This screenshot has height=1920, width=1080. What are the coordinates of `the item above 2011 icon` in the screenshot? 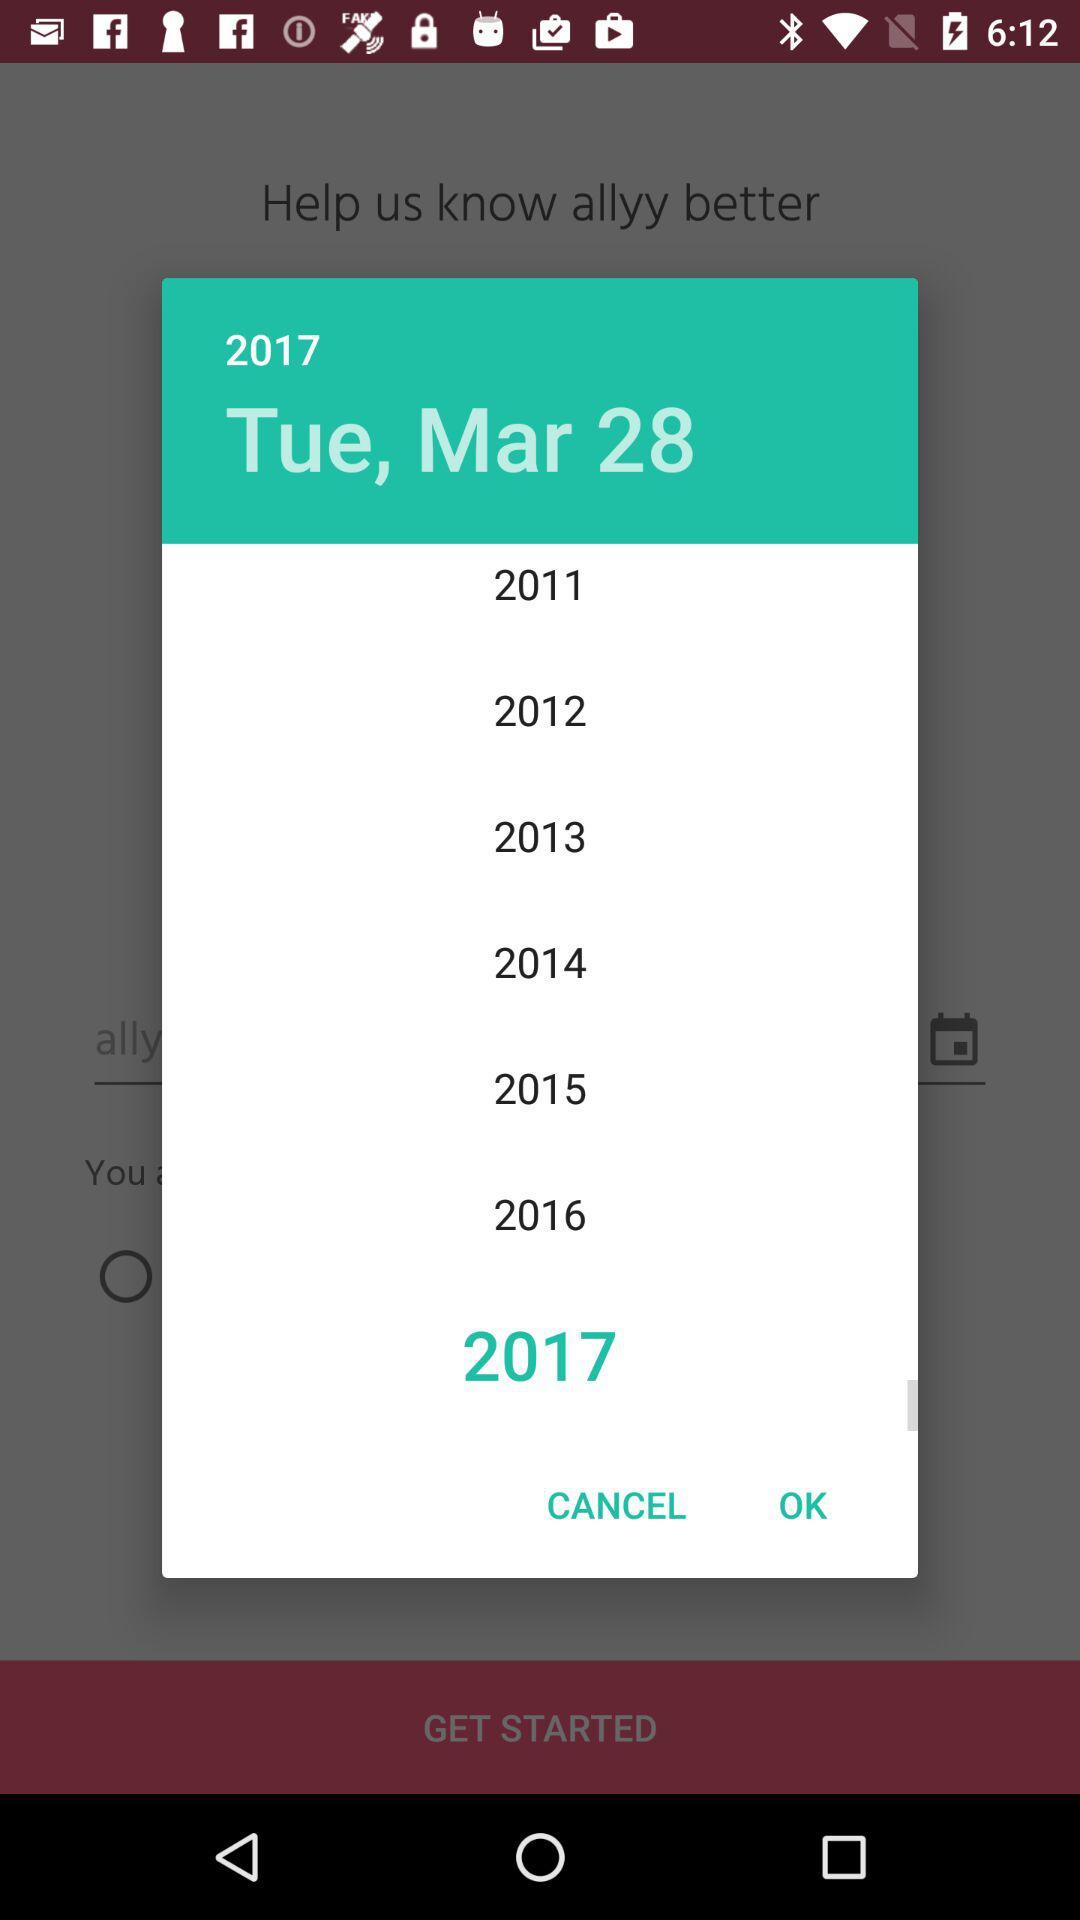 It's located at (461, 435).